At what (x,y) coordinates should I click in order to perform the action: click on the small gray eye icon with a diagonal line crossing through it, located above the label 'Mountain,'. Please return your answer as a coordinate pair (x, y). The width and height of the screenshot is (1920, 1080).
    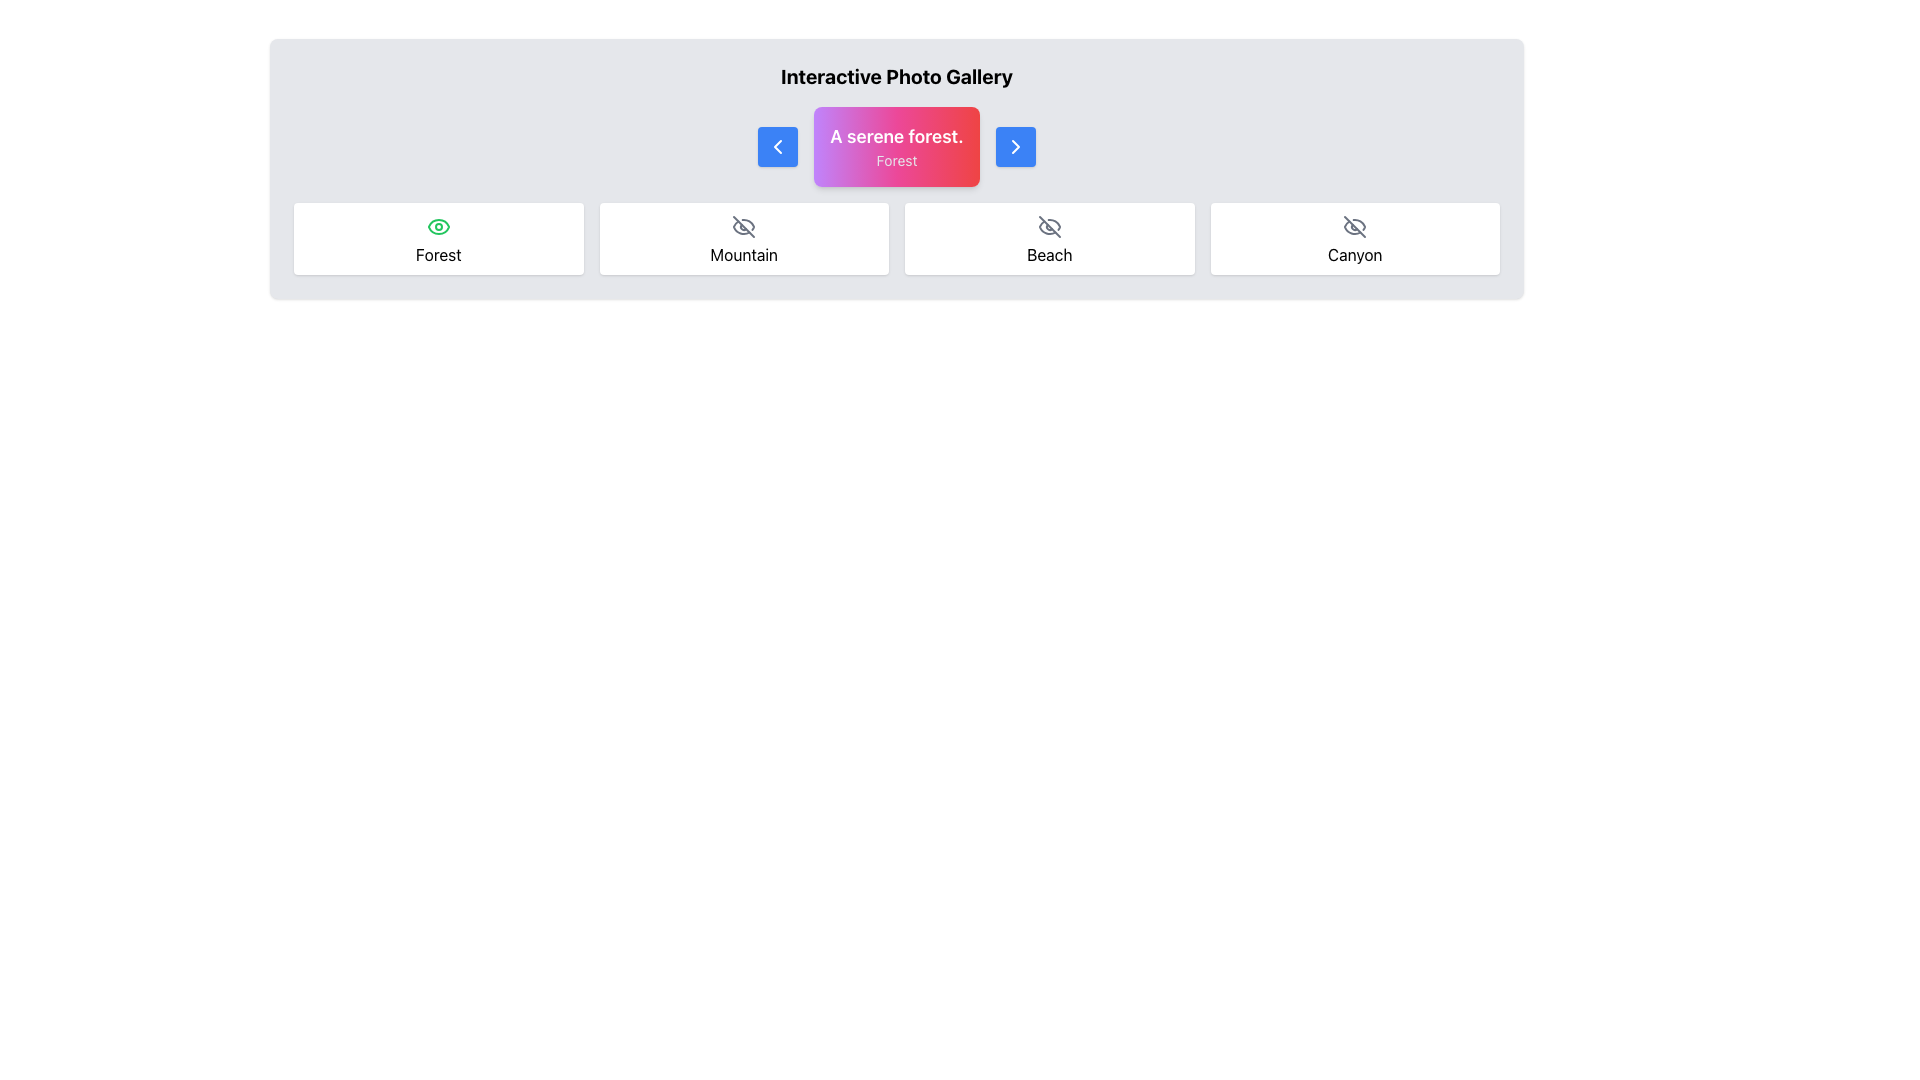
    Looking at the image, I should click on (743, 226).